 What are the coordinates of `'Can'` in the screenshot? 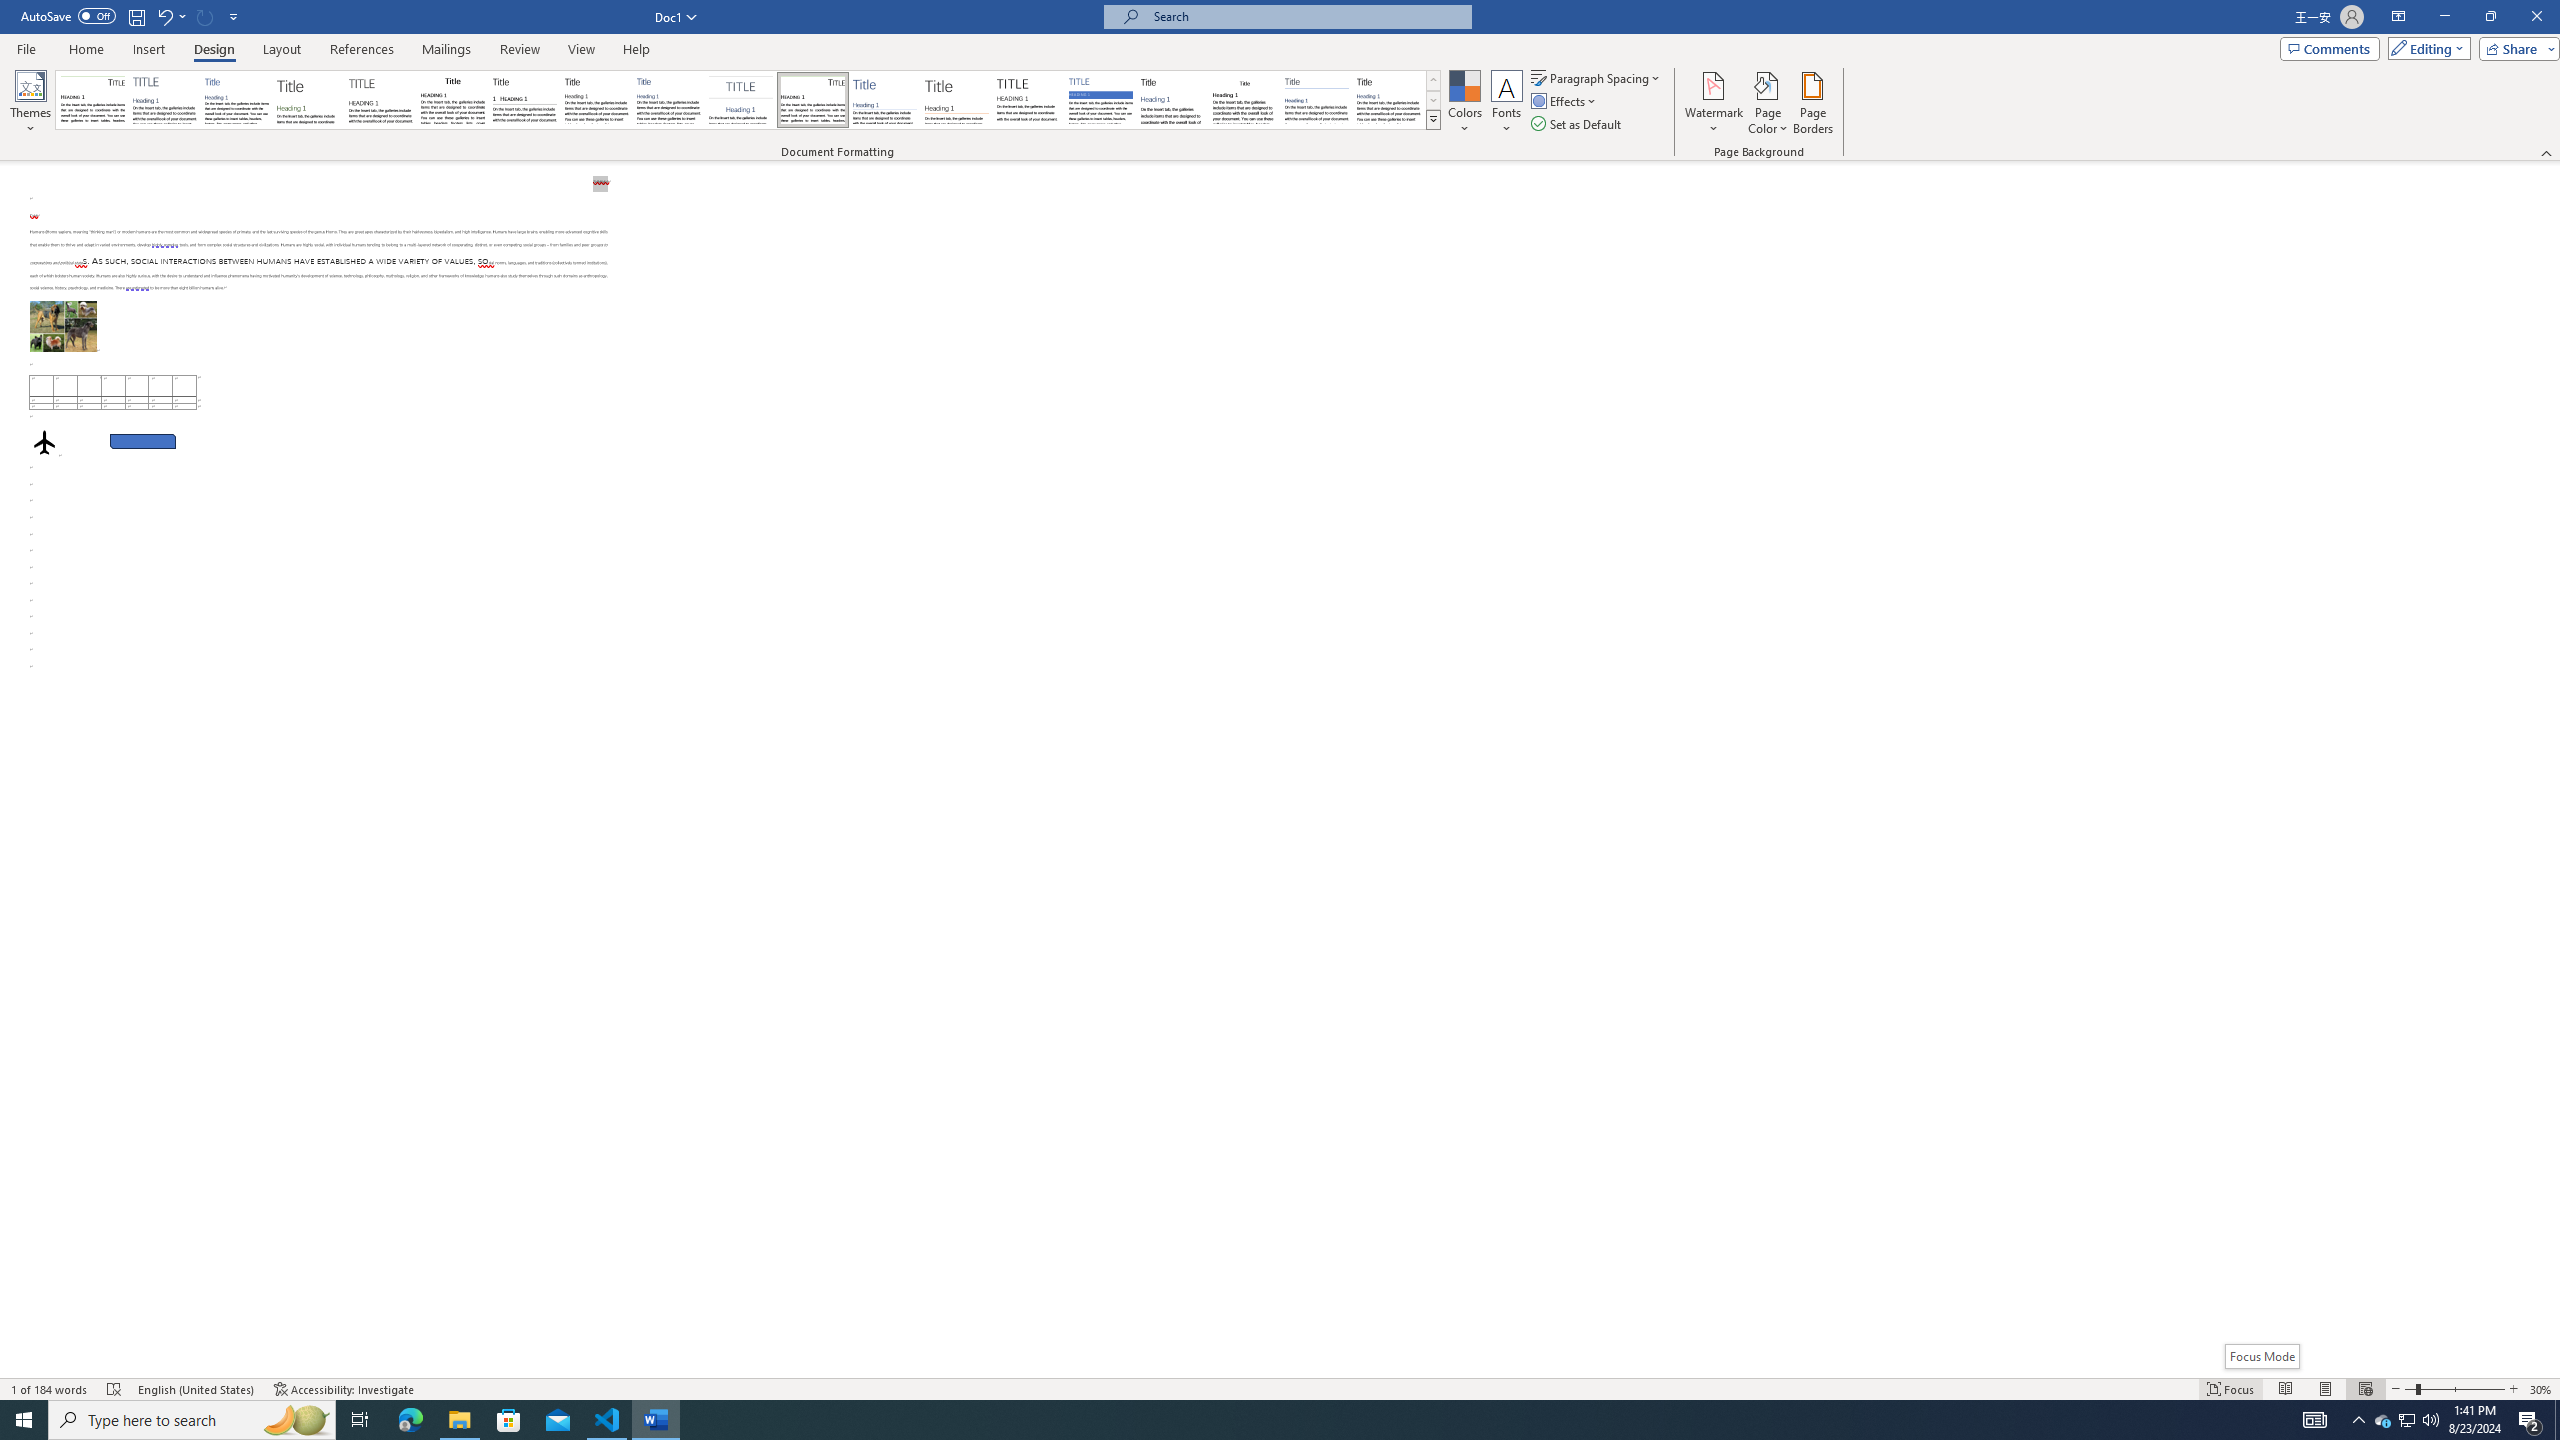 It's located at (205, 15).